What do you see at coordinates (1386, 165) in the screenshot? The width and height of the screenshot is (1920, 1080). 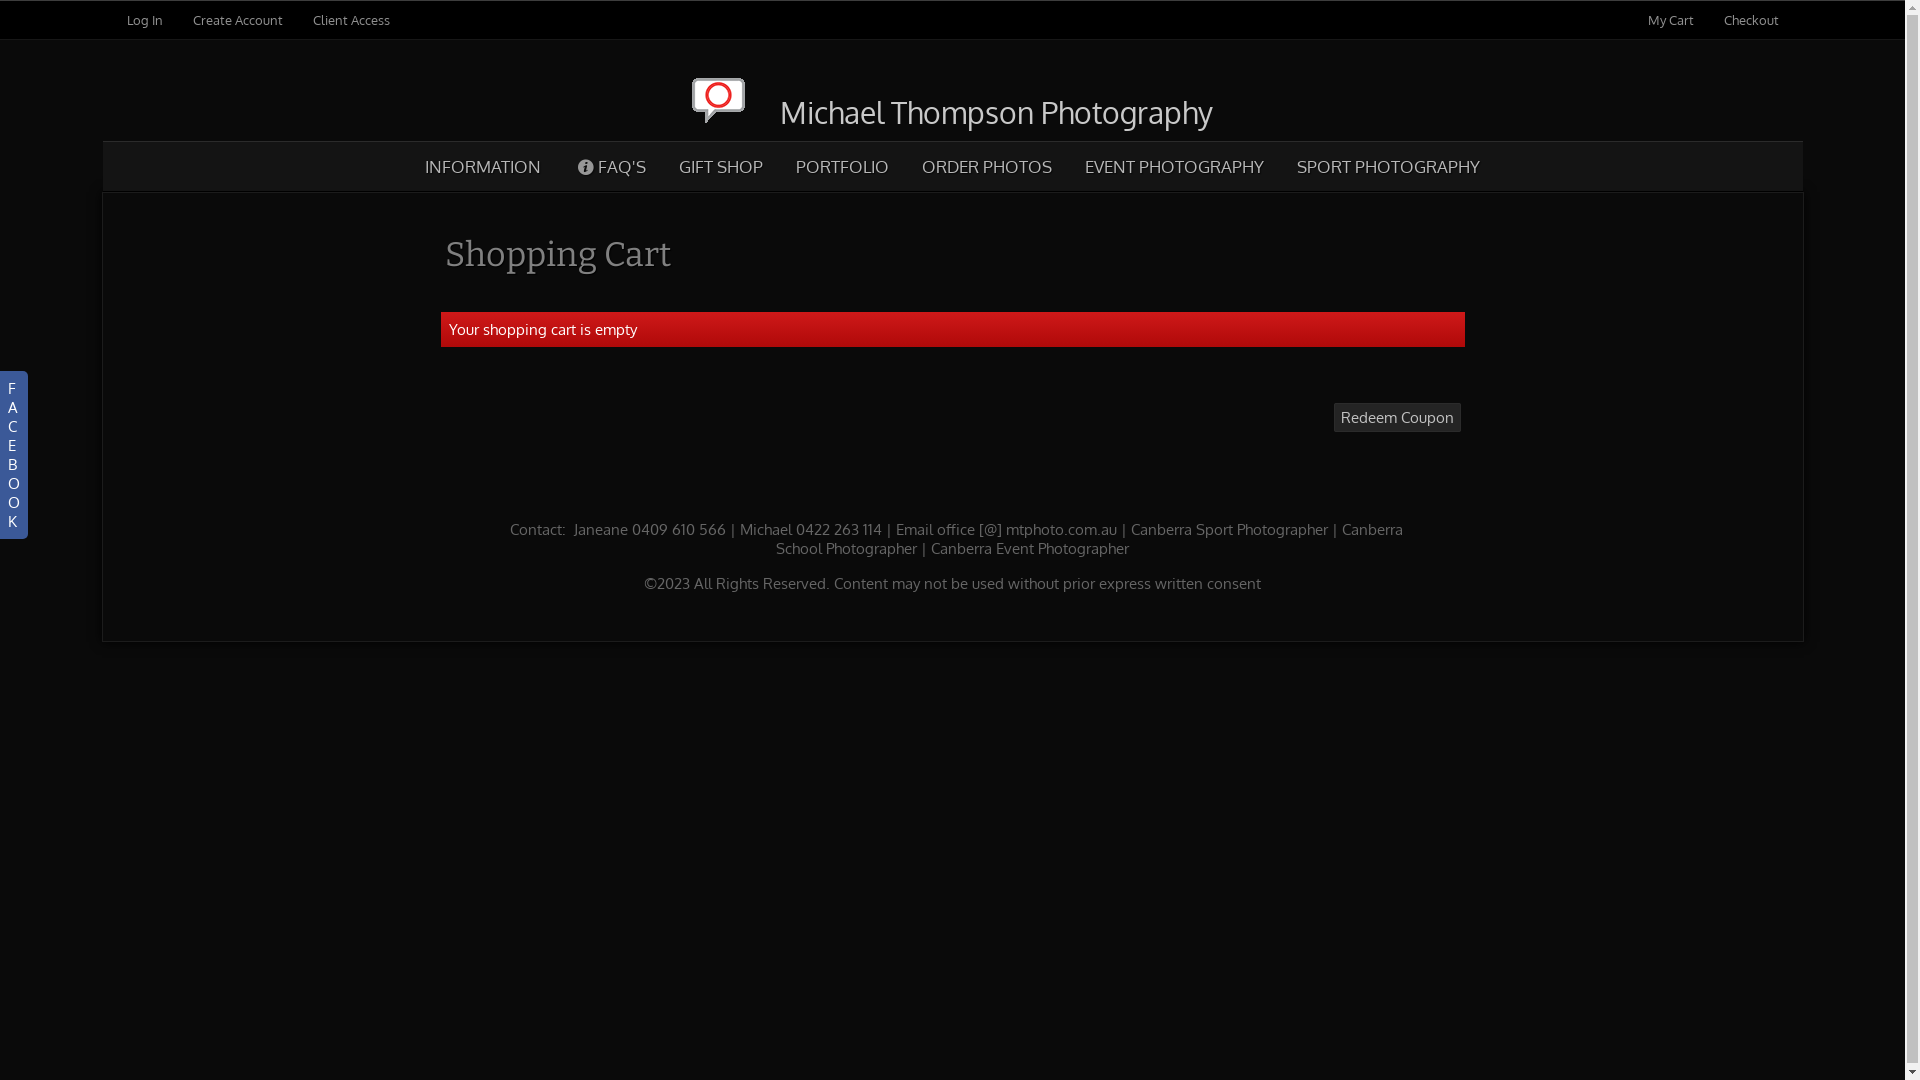 I see `'SPORT PHOTOGRAPHY'` at bounding box center [1386, 165].